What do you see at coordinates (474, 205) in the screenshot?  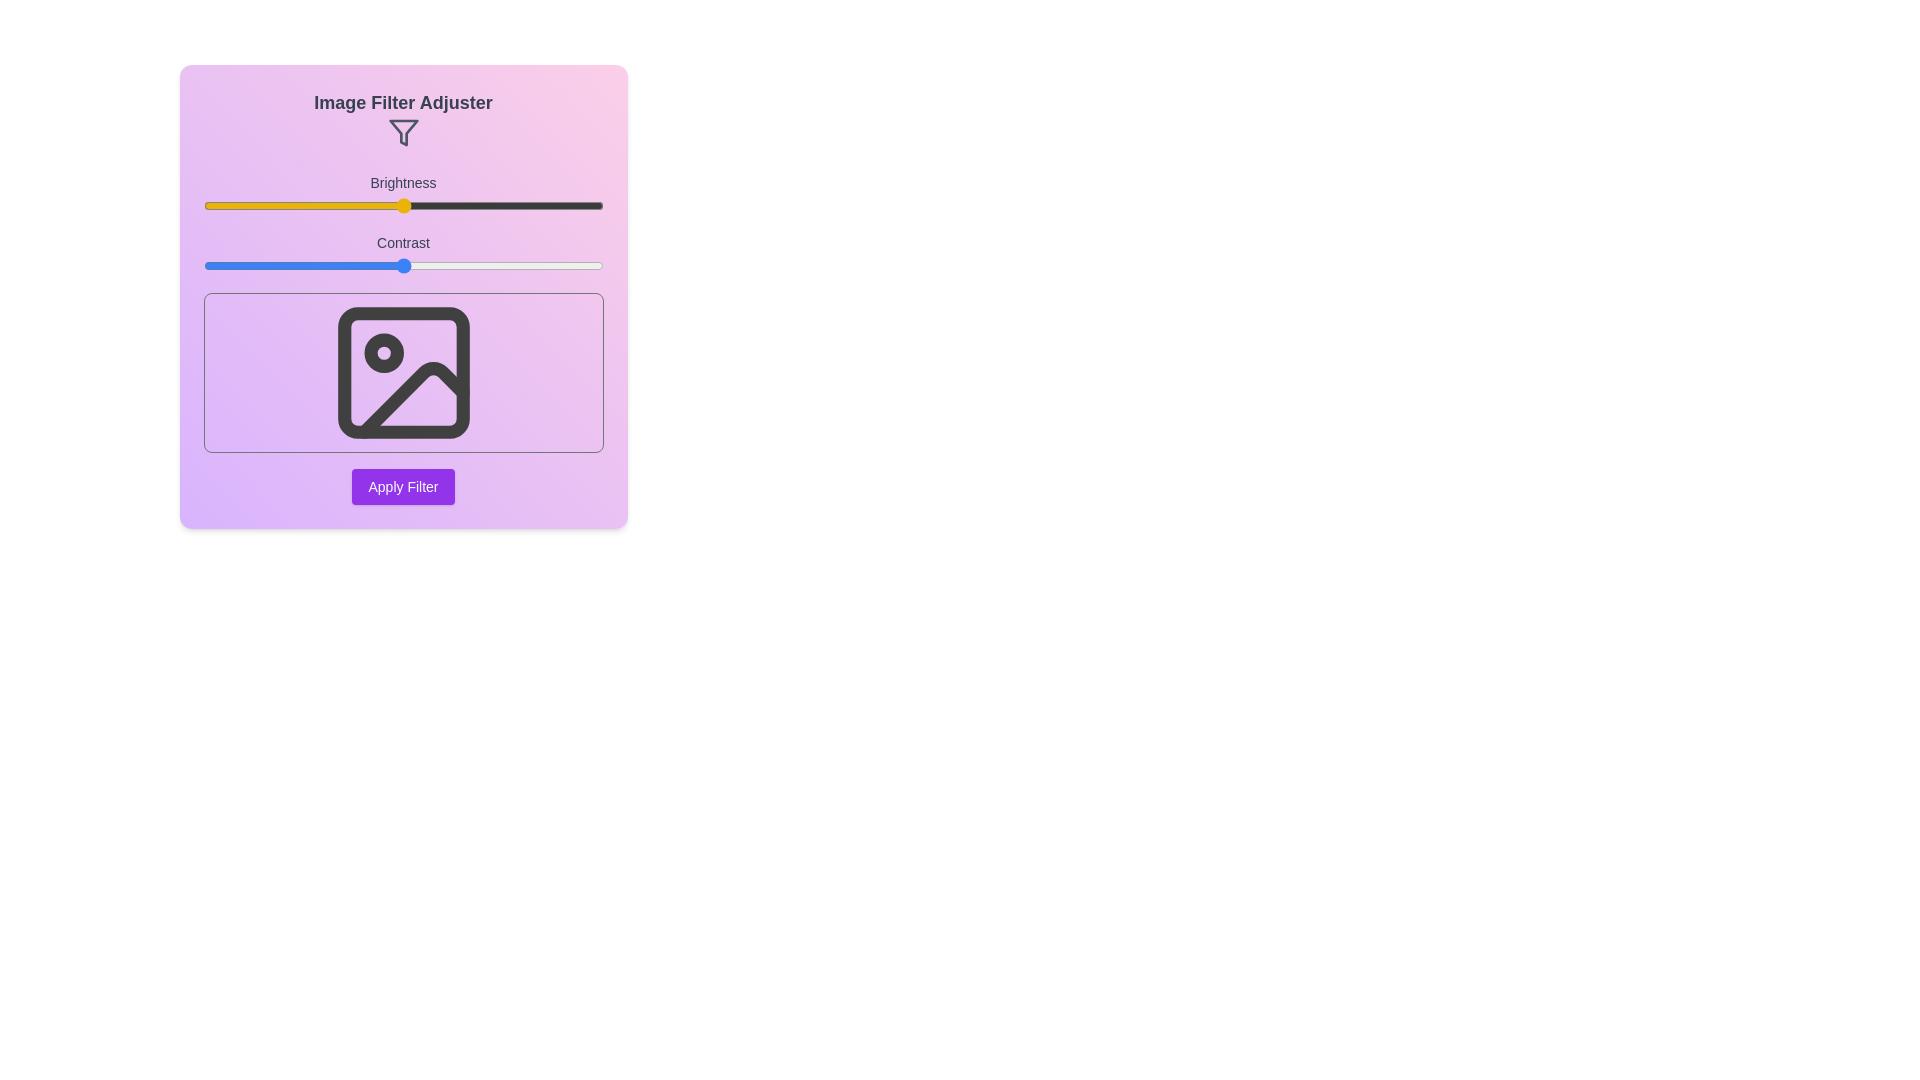 I see `the brightness slider to 68% and observe the preview image` at bounding box center [474, 205].